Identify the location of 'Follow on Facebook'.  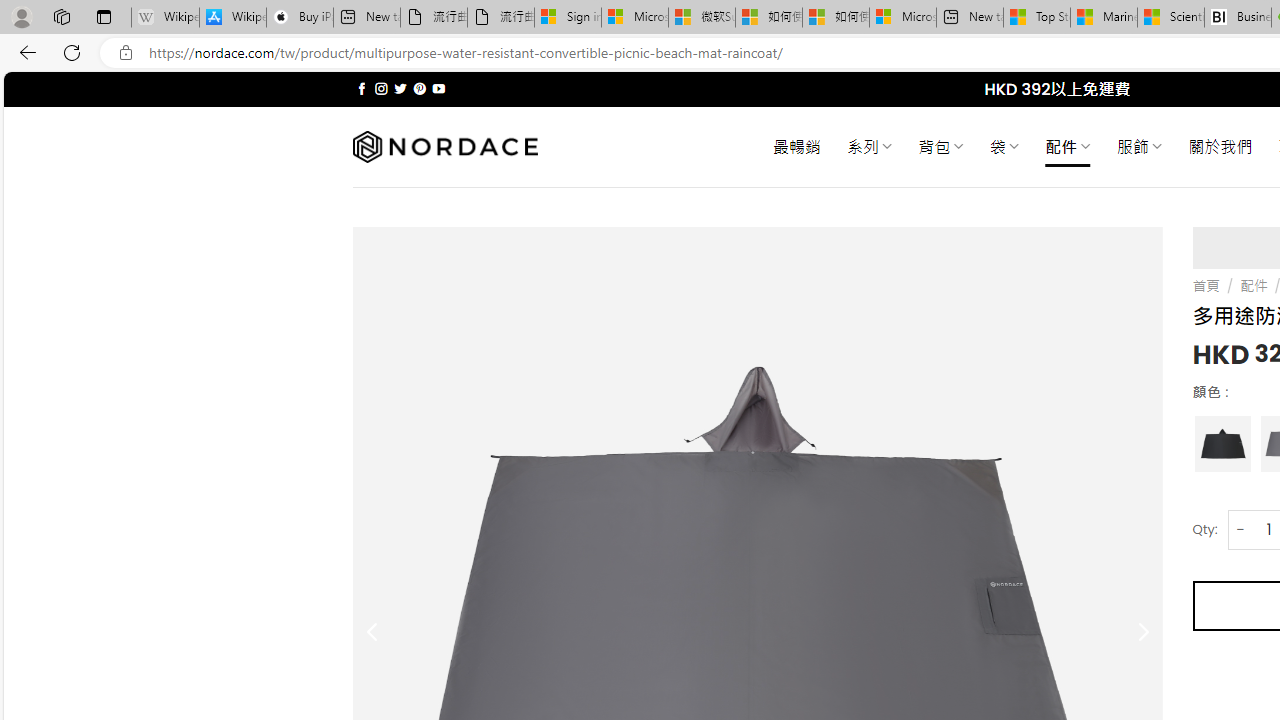
(362, 88).